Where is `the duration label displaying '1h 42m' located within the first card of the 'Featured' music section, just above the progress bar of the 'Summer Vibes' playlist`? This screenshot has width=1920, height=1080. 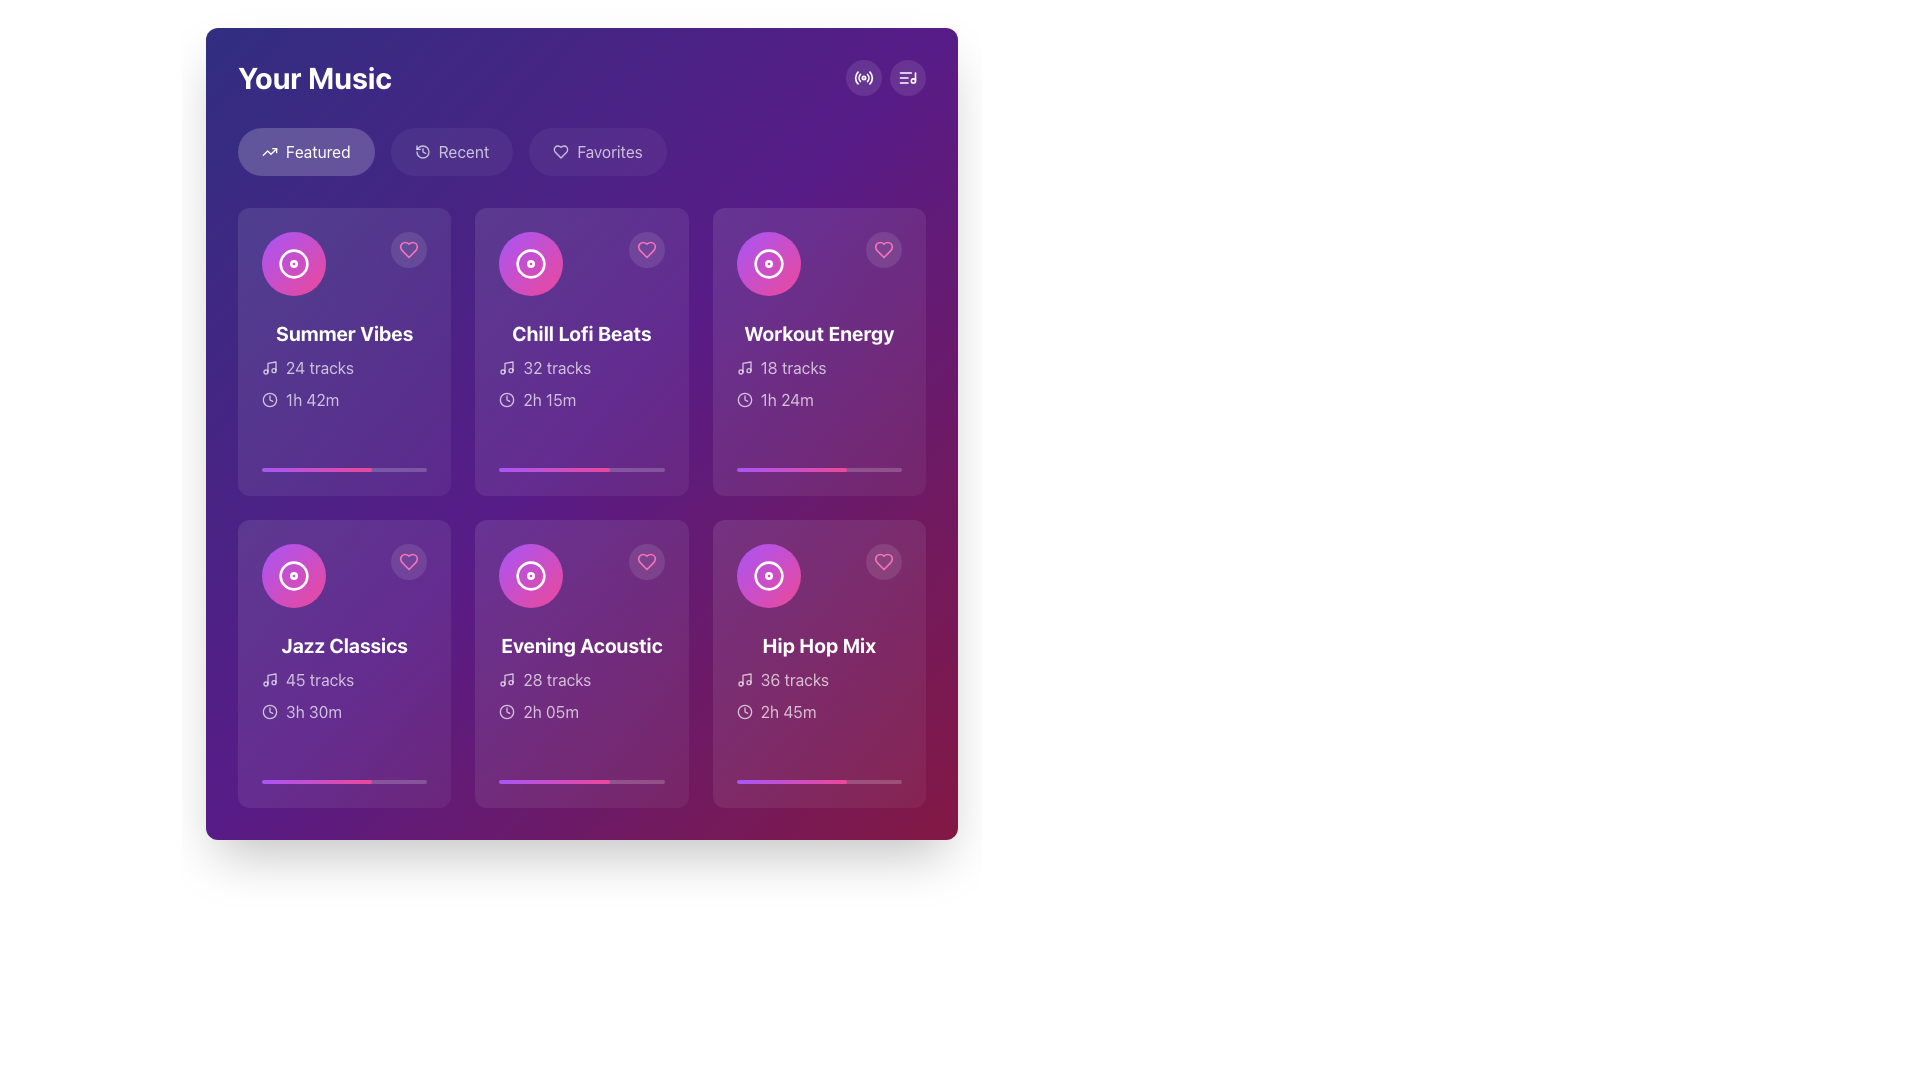 the duration label displaying '1h 42m' located within the first card of the 'Featured' music section, just above the progress bar of the 'Summer Vibes' playlist is located at coordinates (311, 400).